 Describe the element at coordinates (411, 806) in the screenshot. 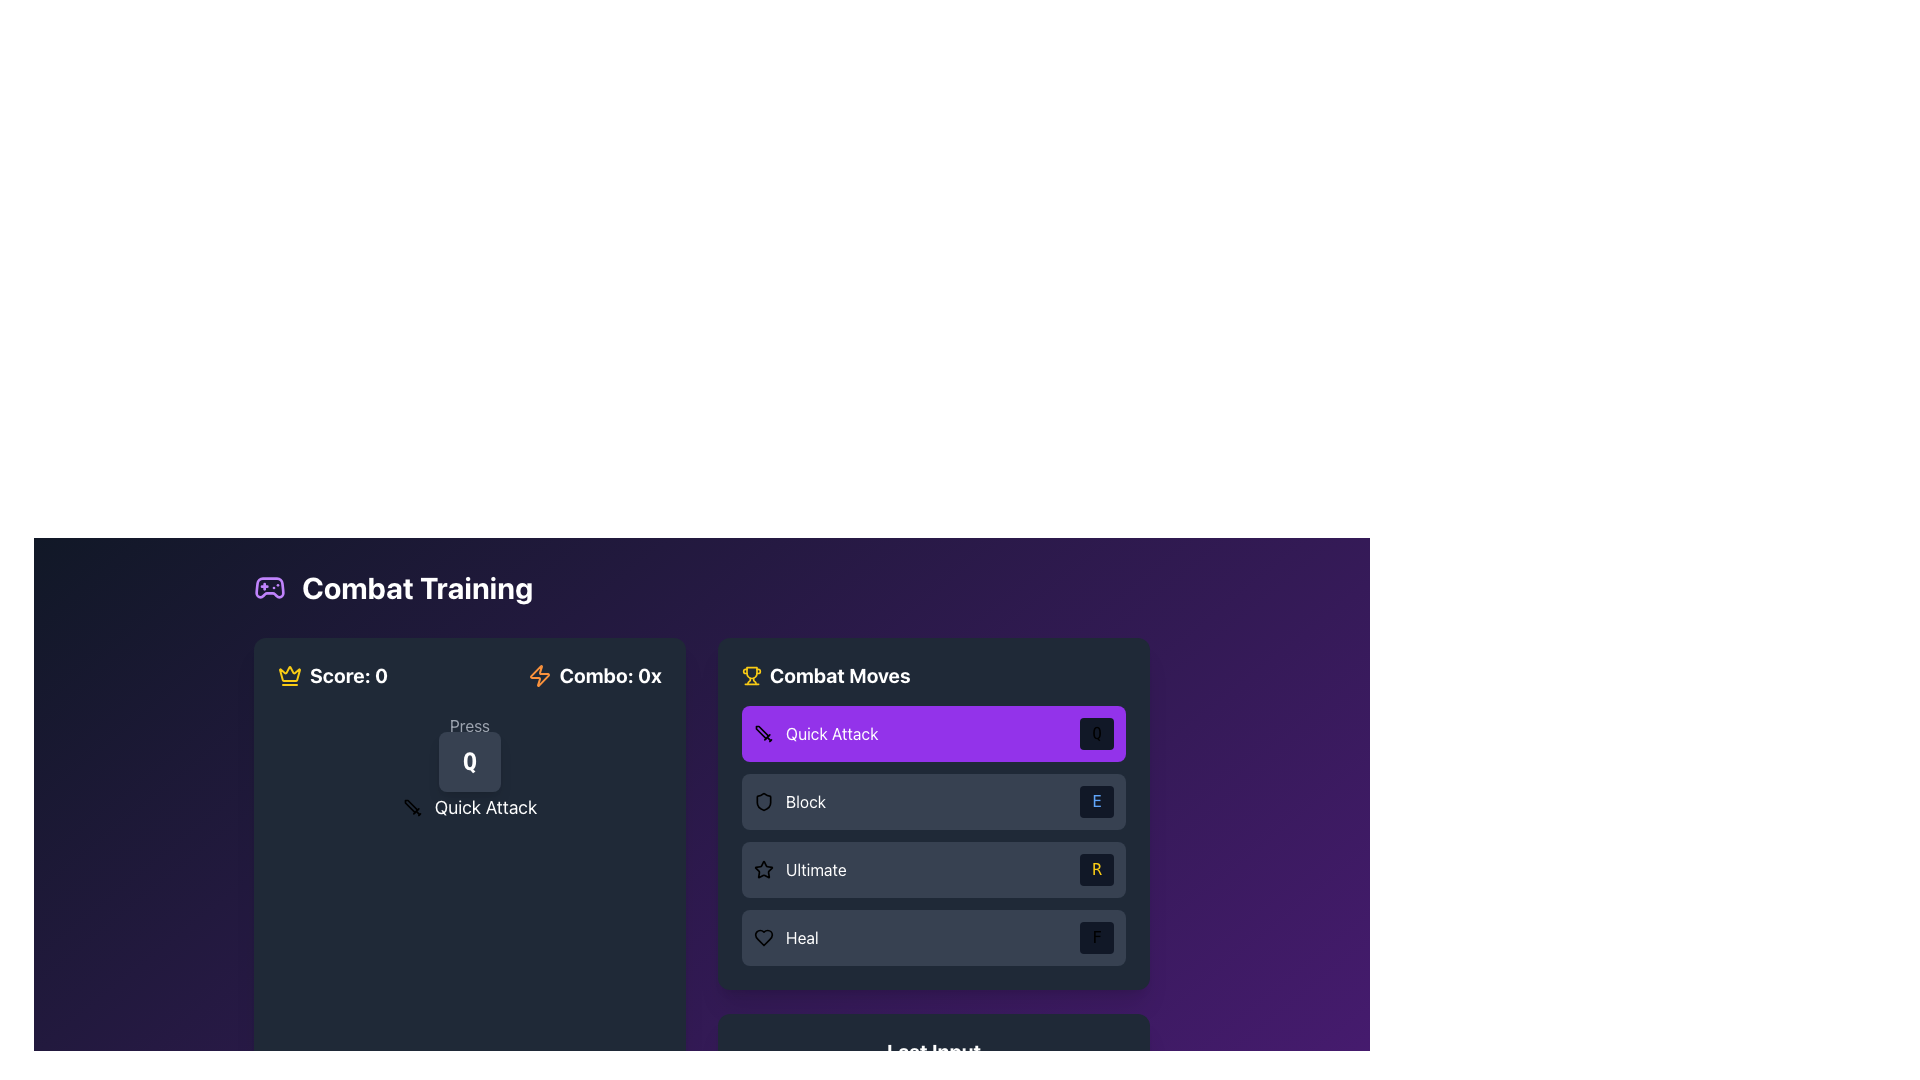

I see `the first icon in the 'Quick Attack' section, which is visually associated with the action labeled 'Quick Attack' and is located in the left-half panel titled 'Combat Training.'` at that location.